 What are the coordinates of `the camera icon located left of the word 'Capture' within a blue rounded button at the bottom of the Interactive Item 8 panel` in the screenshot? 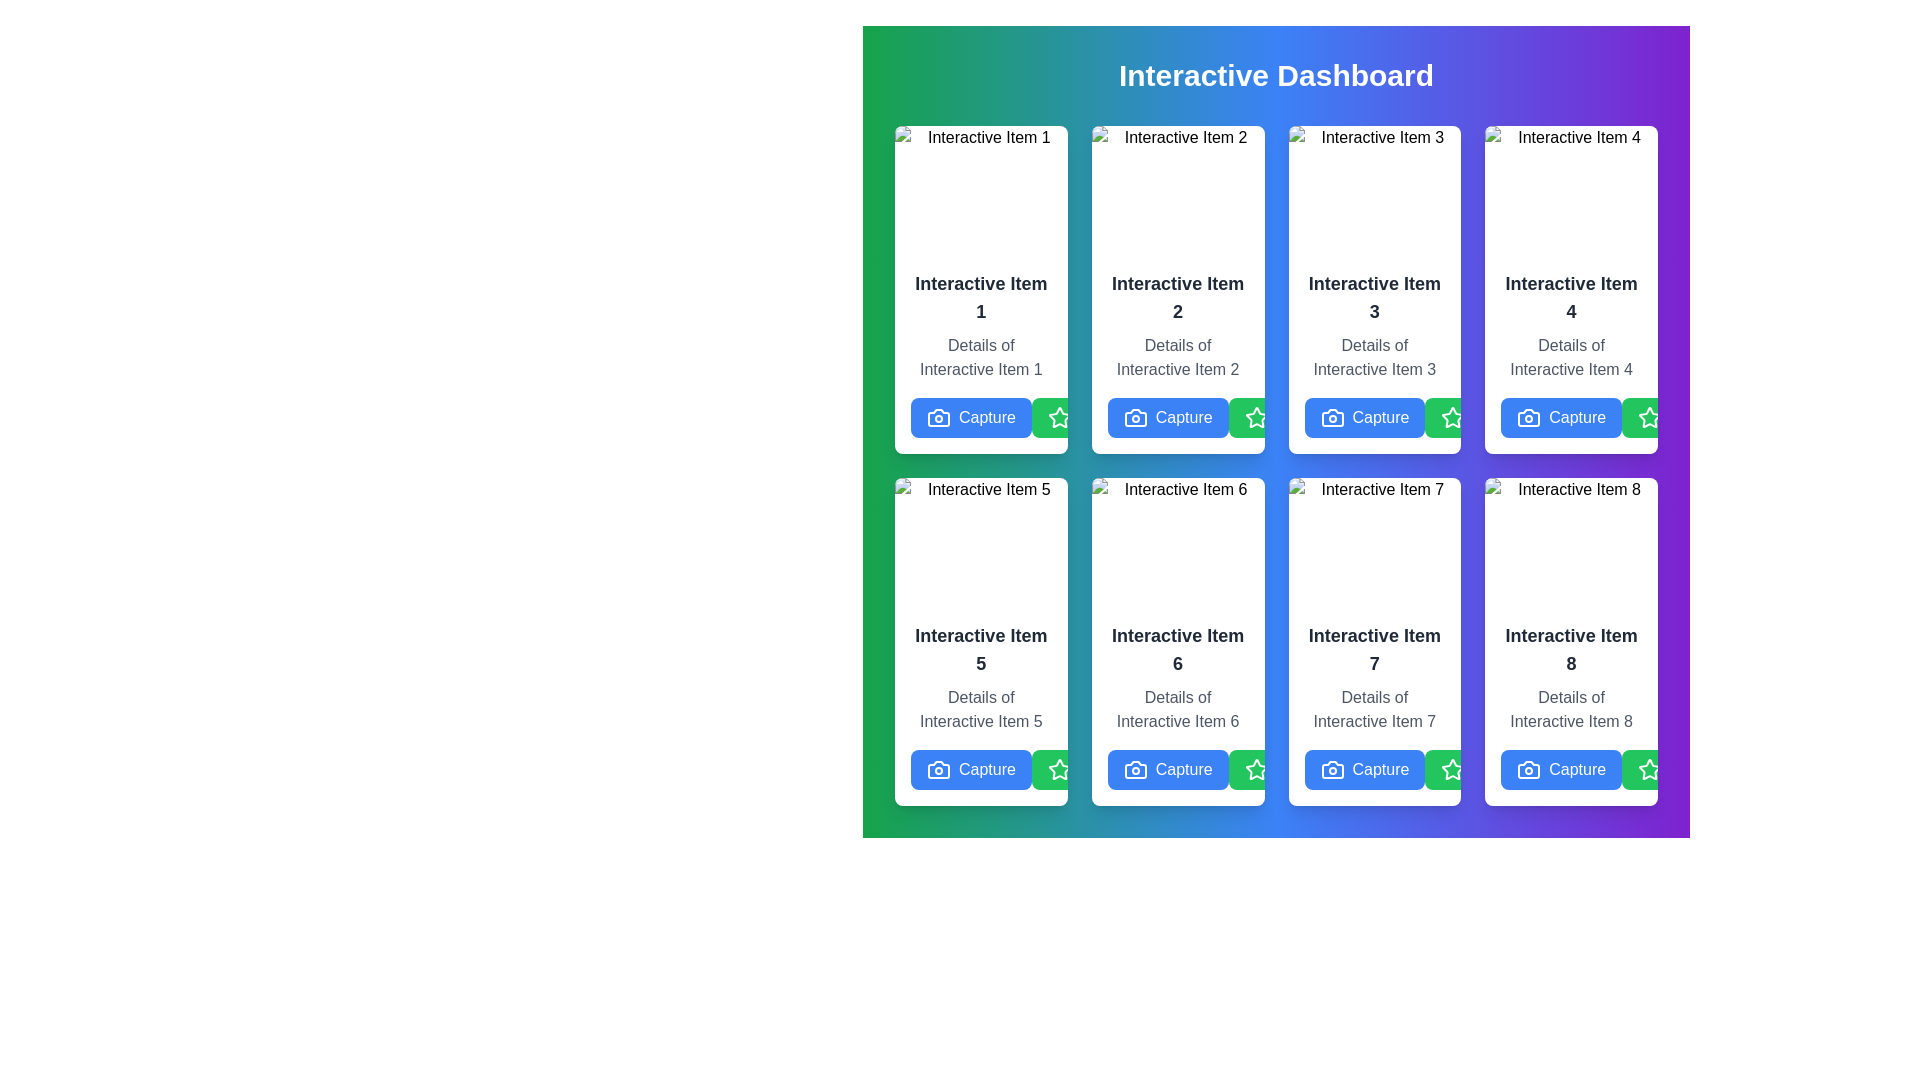 It's located at (1528, 769).